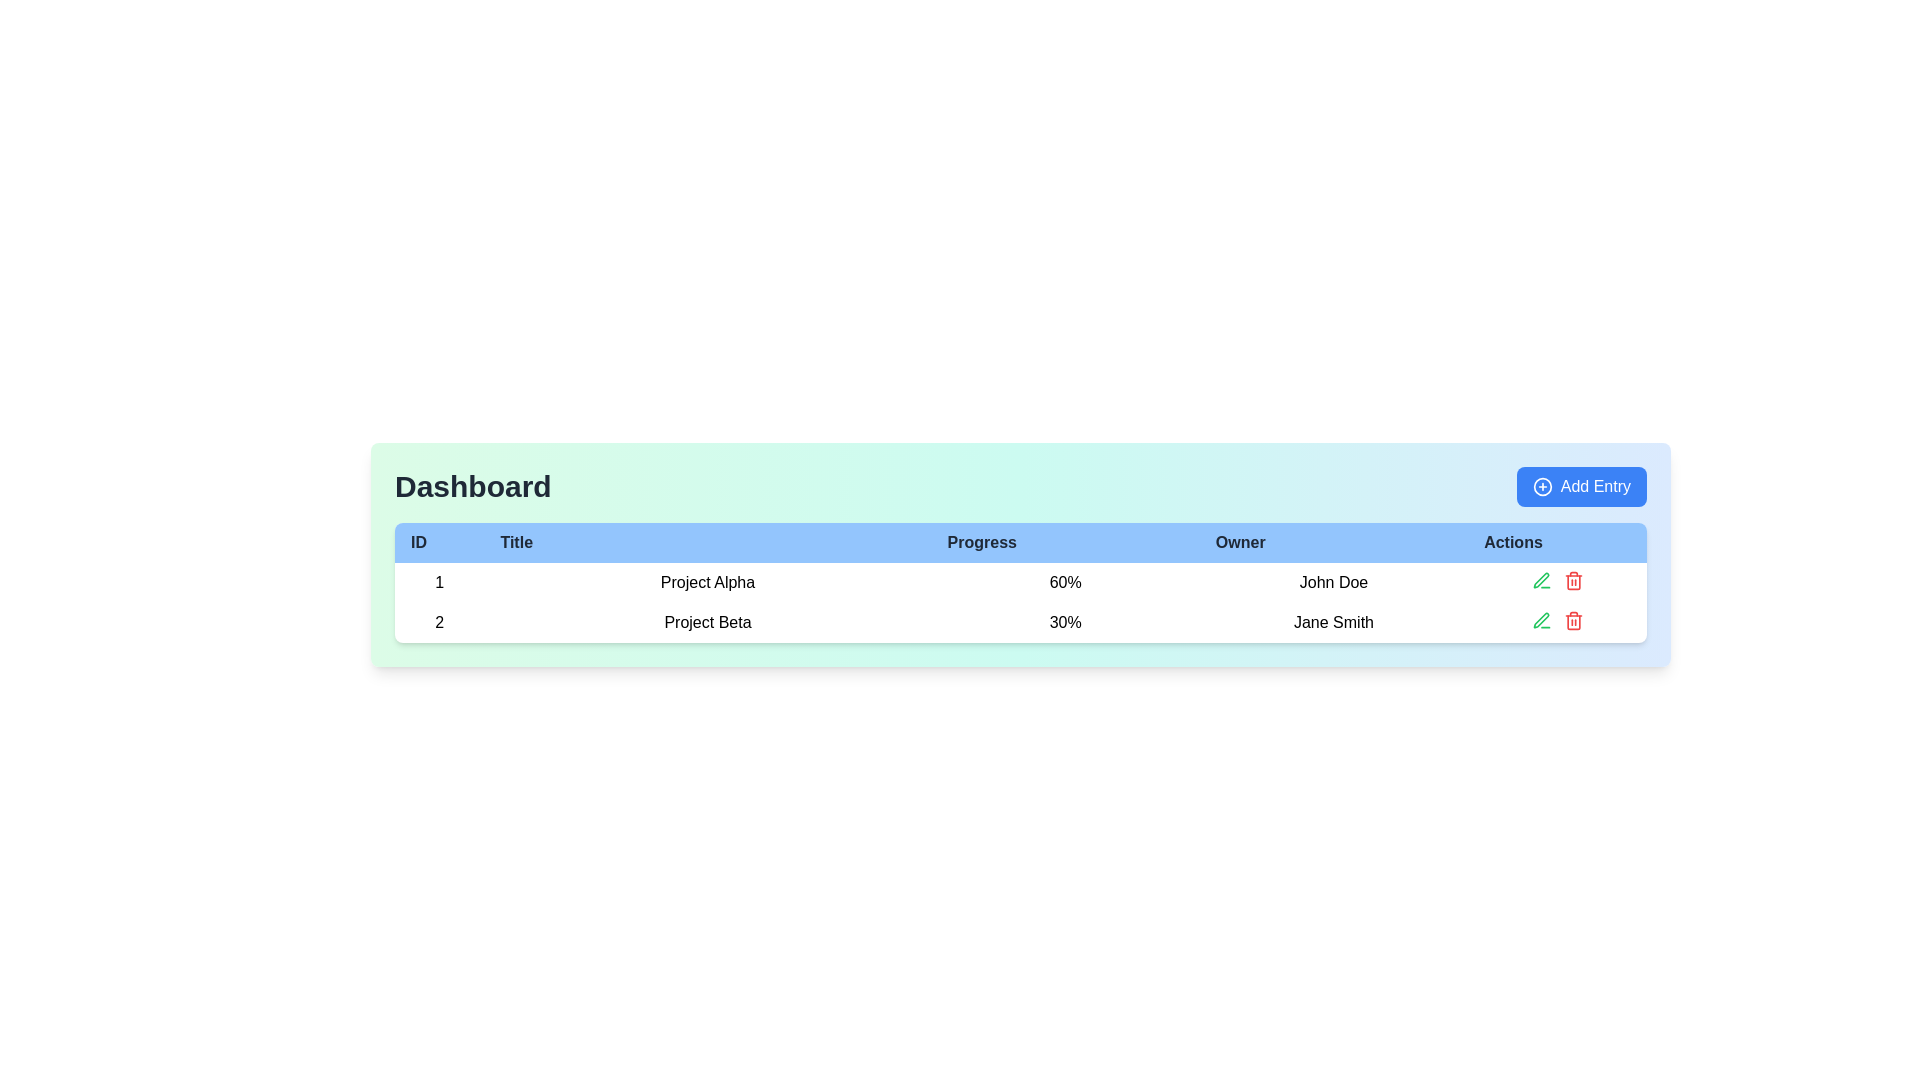 This screenshot has width=1920, height=1080. What do you see at coordinates (1572, 582) in the screenshot?
I see `the red trash can icon button located in the 'Actions' column of the second row representing 'Project Beta'` at bounding box center [1572, 582].